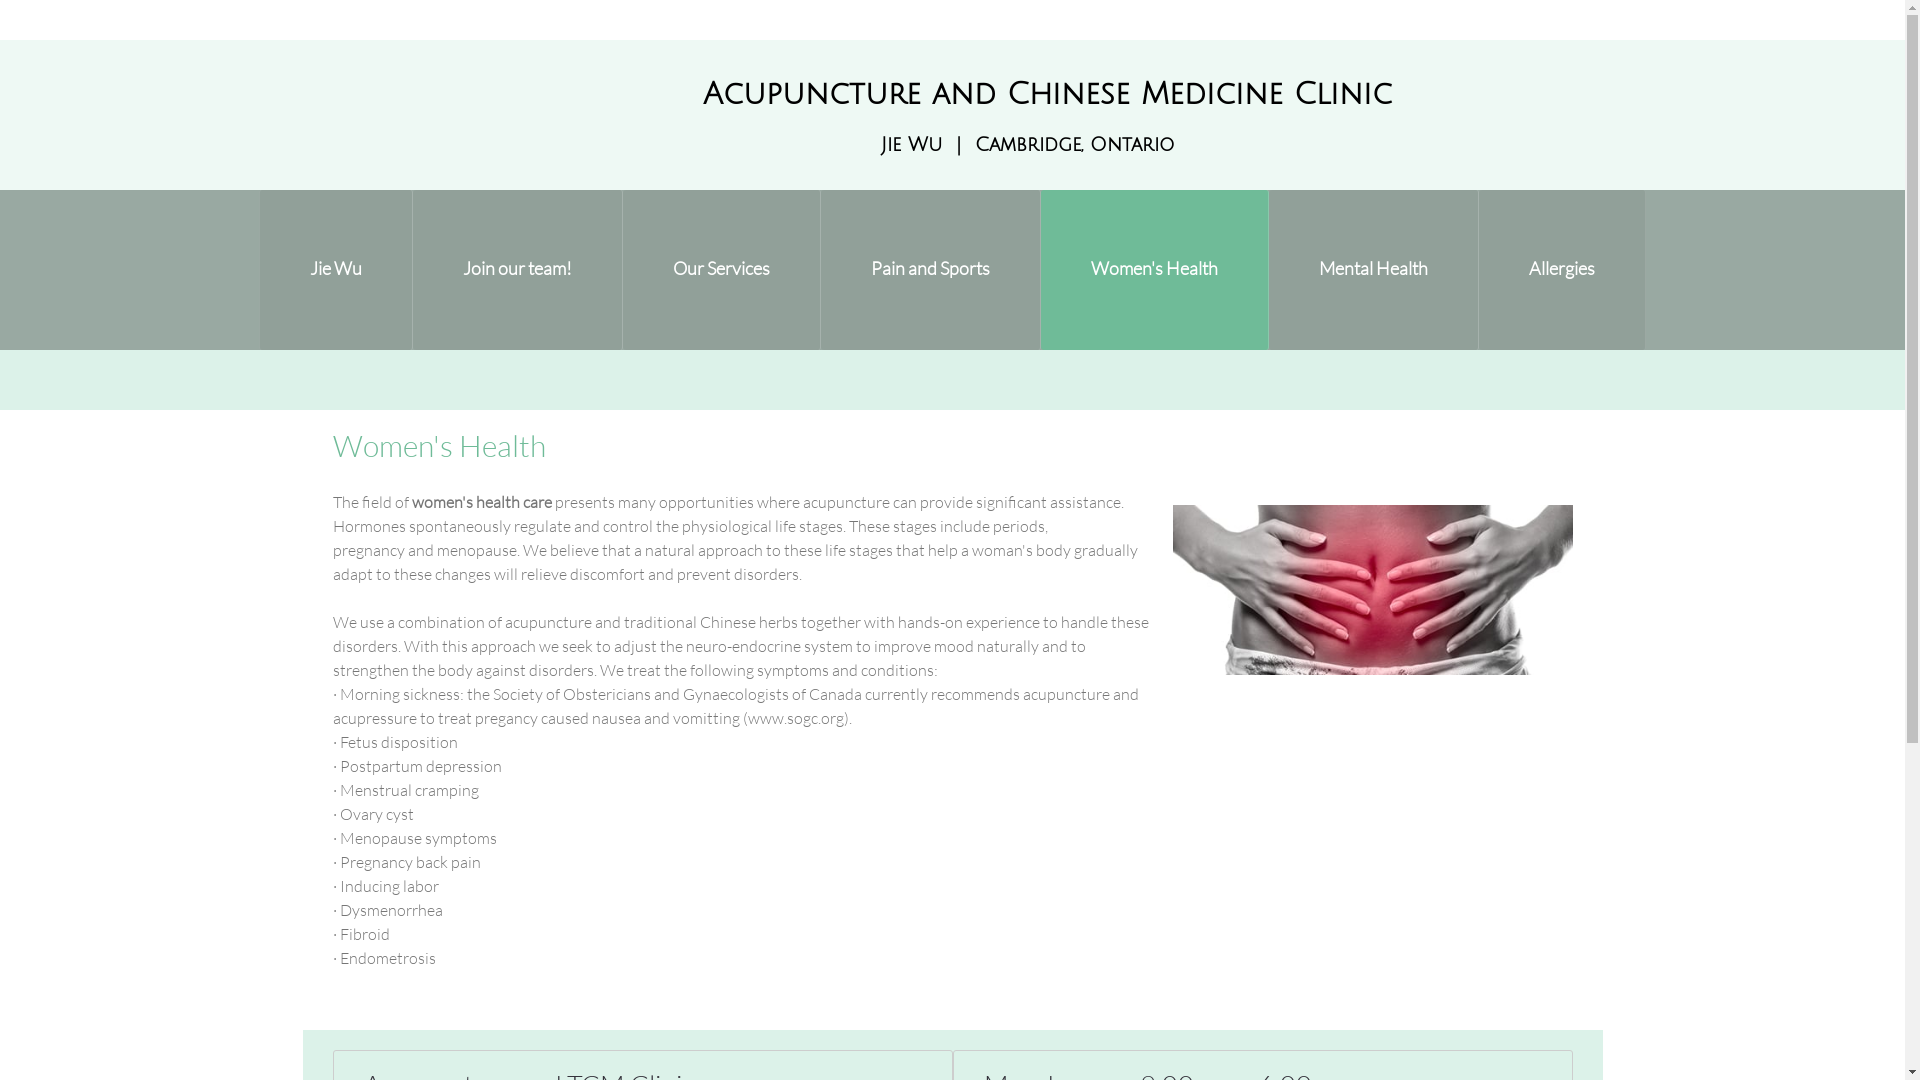  Describe the element at coordinates (1267, 270) in the screenshot. I see `'Mental Health'` at that location.